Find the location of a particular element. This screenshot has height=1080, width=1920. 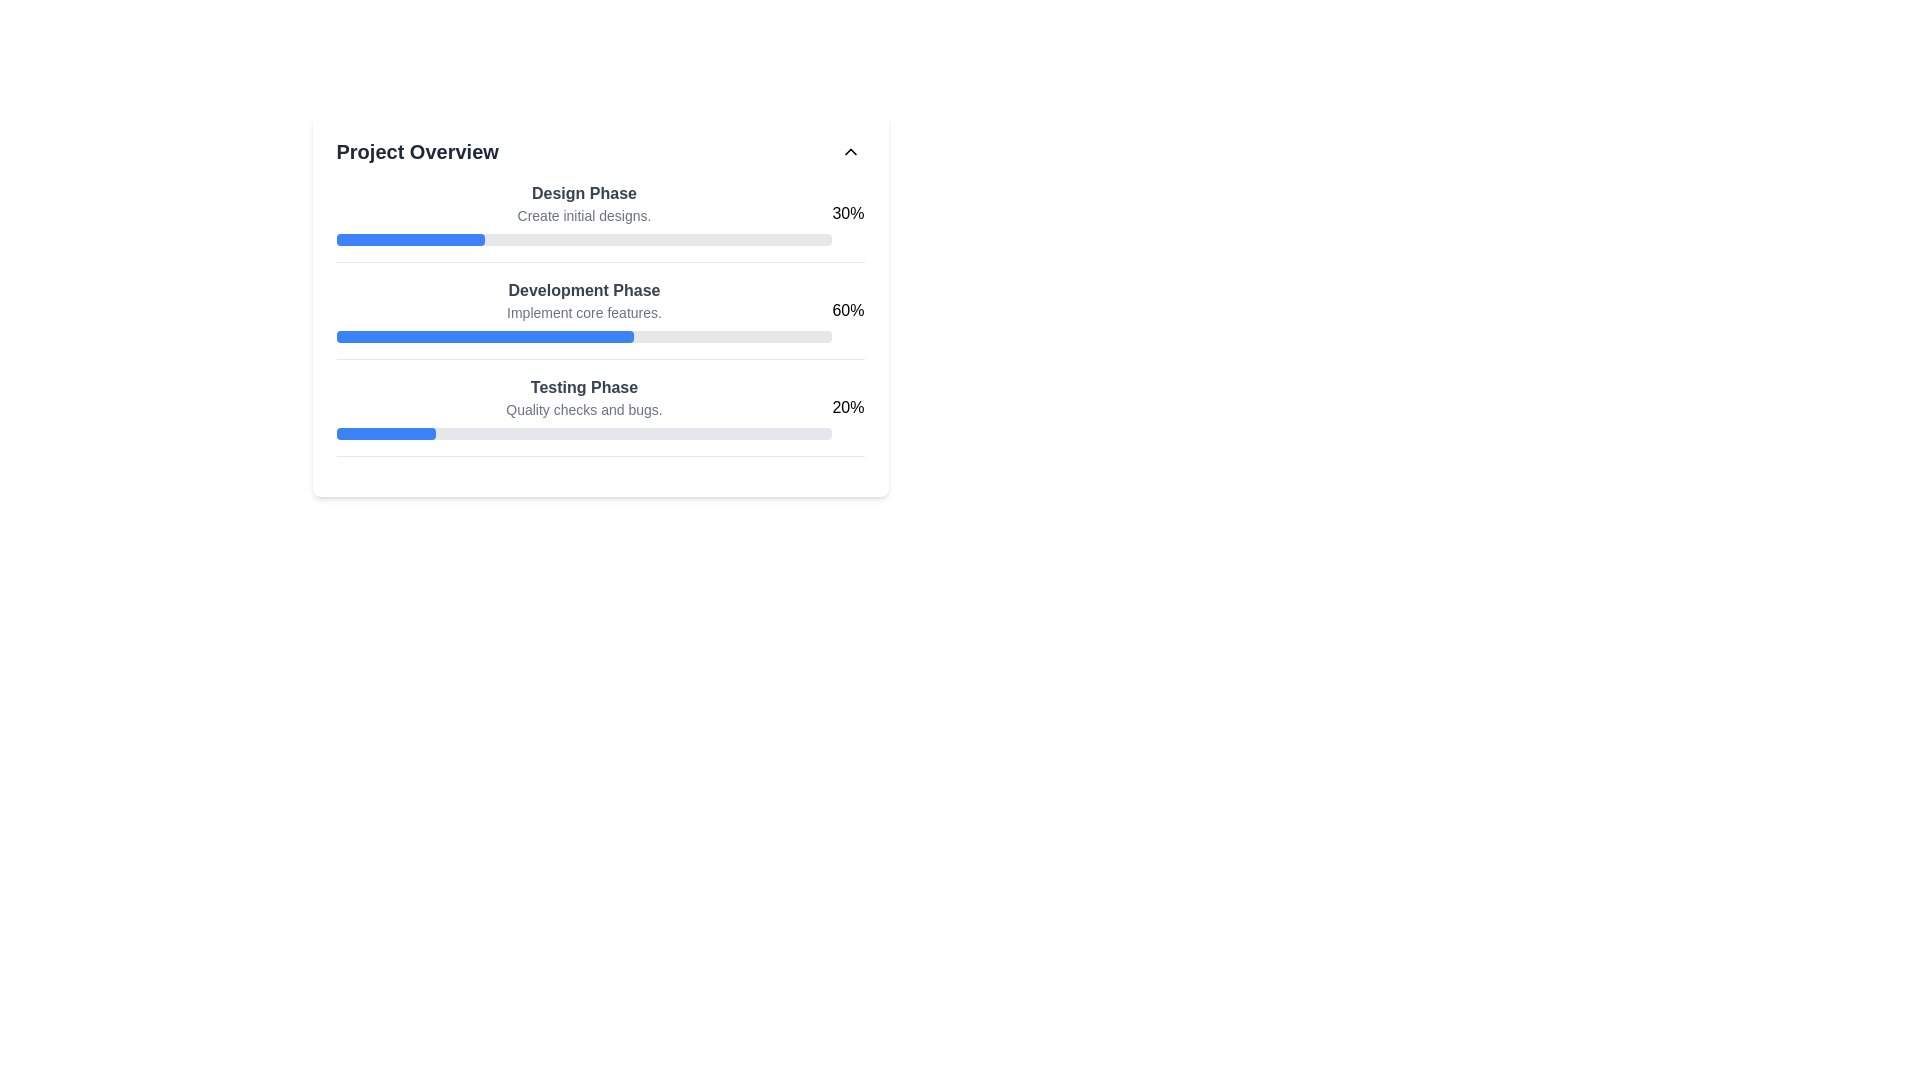

phase descriptions from the 'Project Overview' composite UI element, which includes sections for 'Design Phase,' 'Development Phase,' and 'Testing Phase.' is located at coordinates (599, 305).